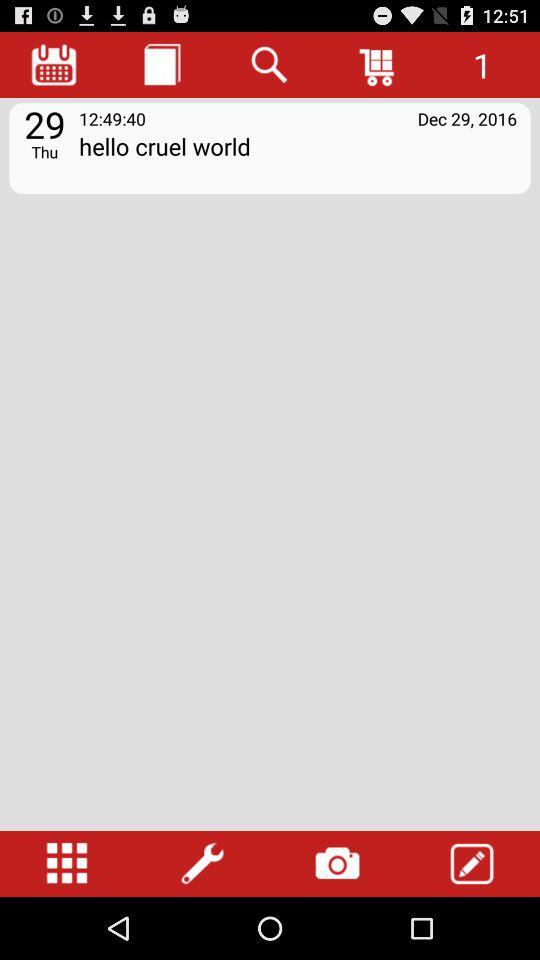 The height and width of the screenshot is (960, 540). Describe the element at coordinates (44, 150) in the screenshot. I see `app to the left of hello cruel world` at that location.